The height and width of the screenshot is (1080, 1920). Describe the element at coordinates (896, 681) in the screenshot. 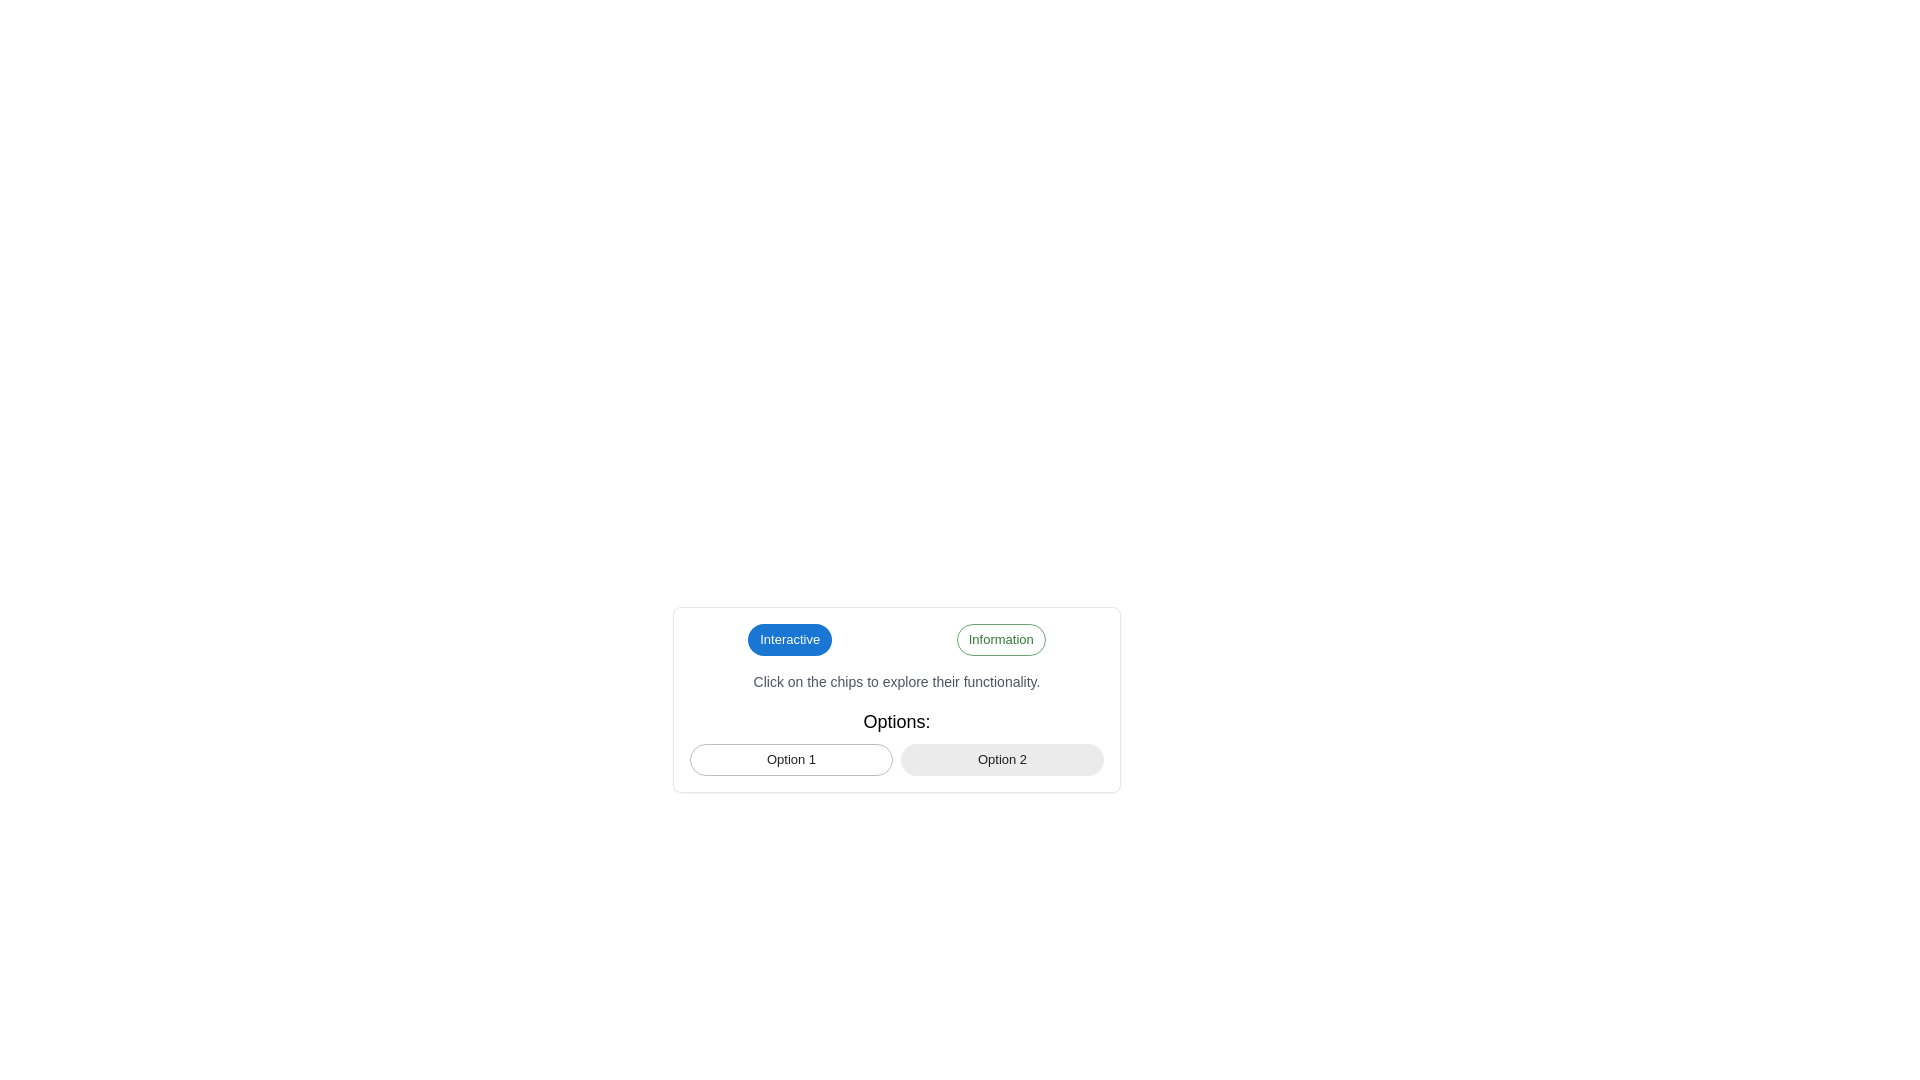

I see `guidance text displayed in a smaller gray font that says 'Click on the chips to explore their functionality.' This text label is centered below the chip buttons and above the 'Options:' section` at that location.